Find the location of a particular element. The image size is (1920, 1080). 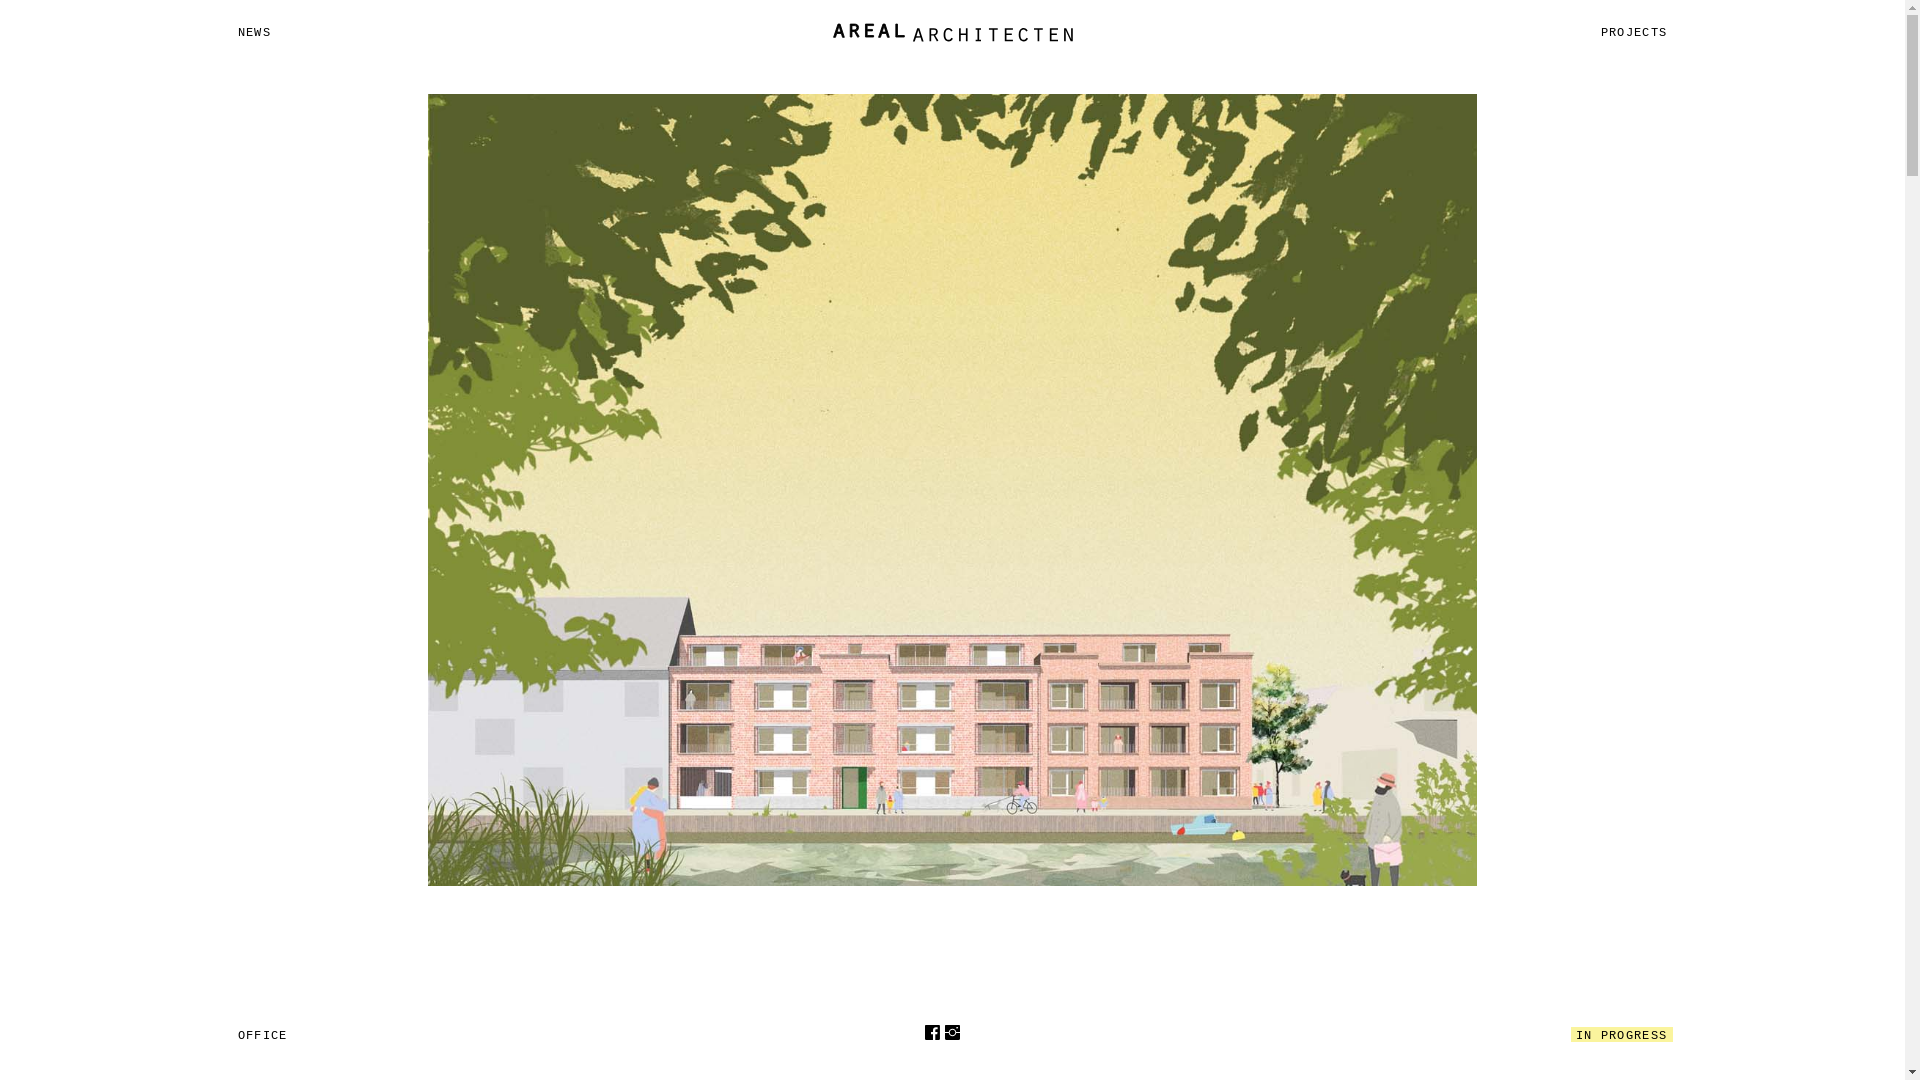

'Home' is located at coordinates (950, 32).